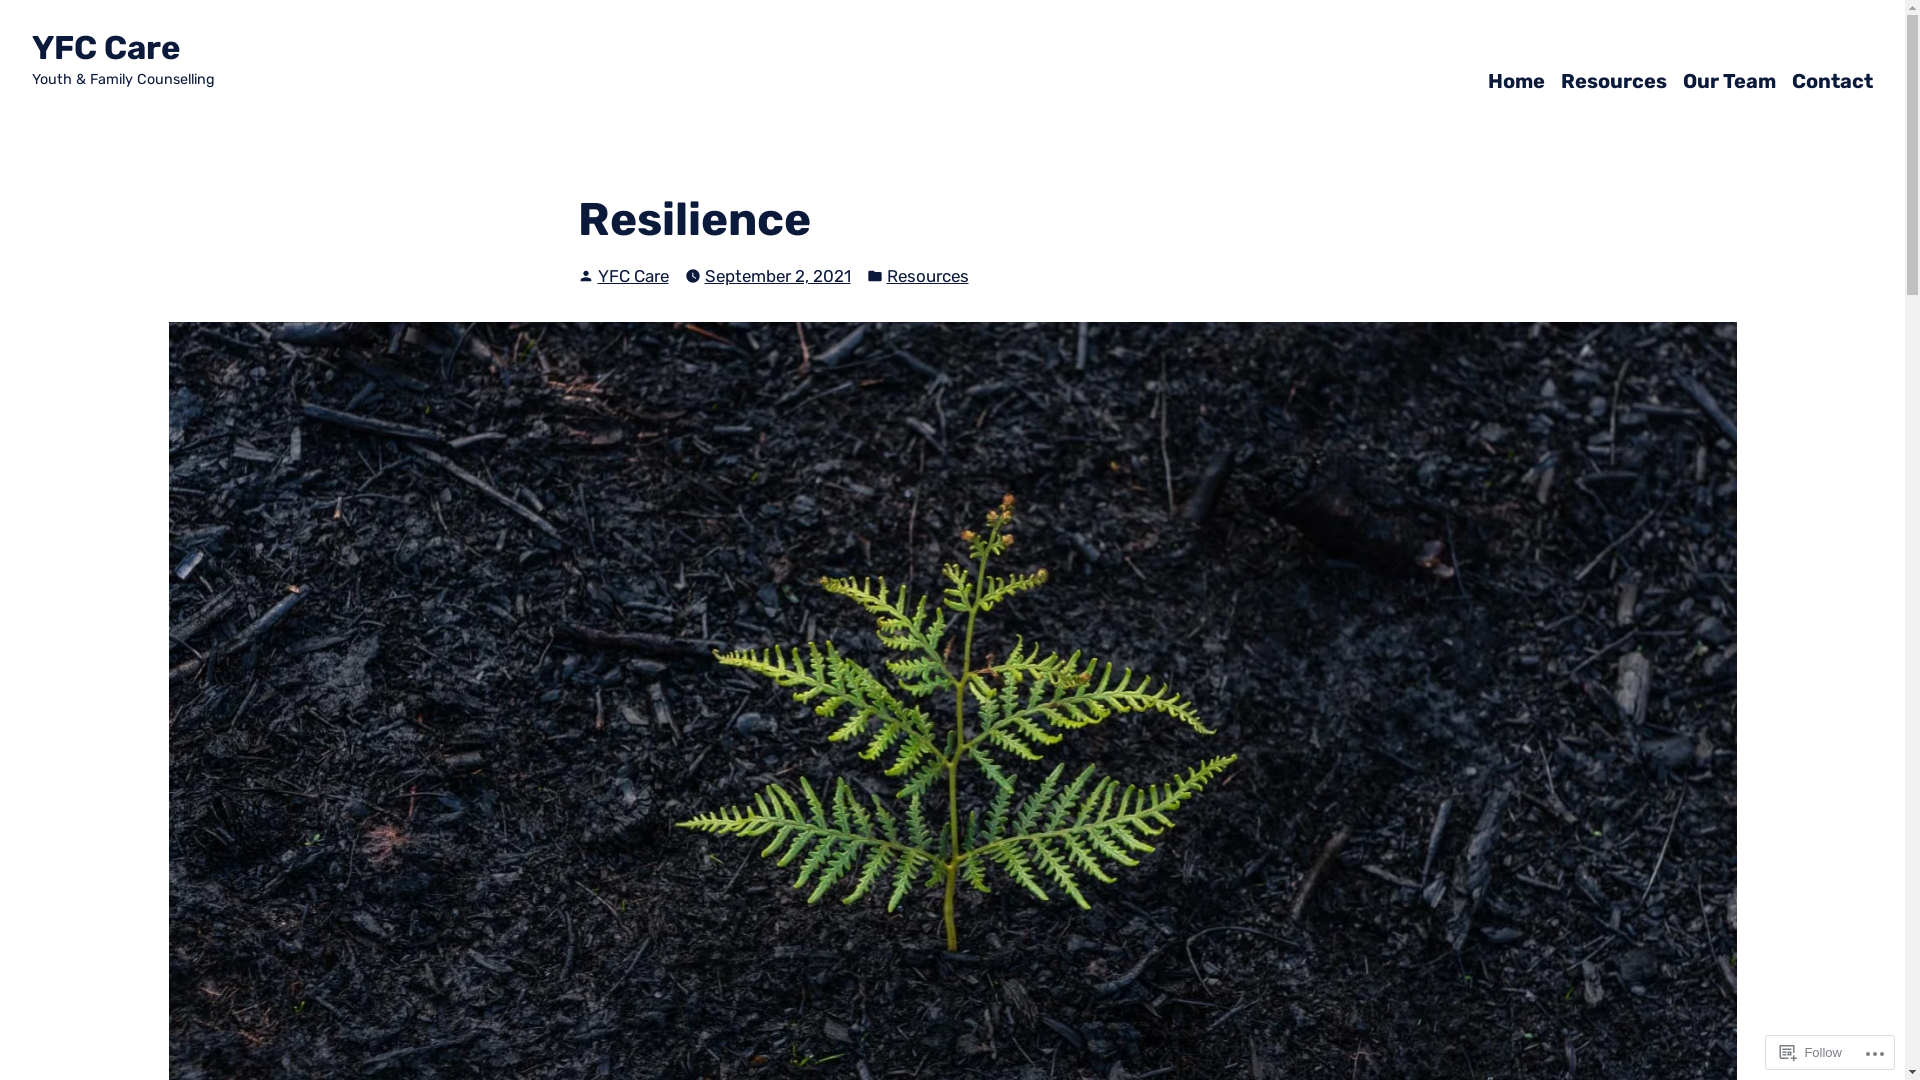 The image size is (1920, 1080). What do you see at coordinates (105, 46) in the screenshot?
I see `'YFC Care'` at bounding box center [105, 46].